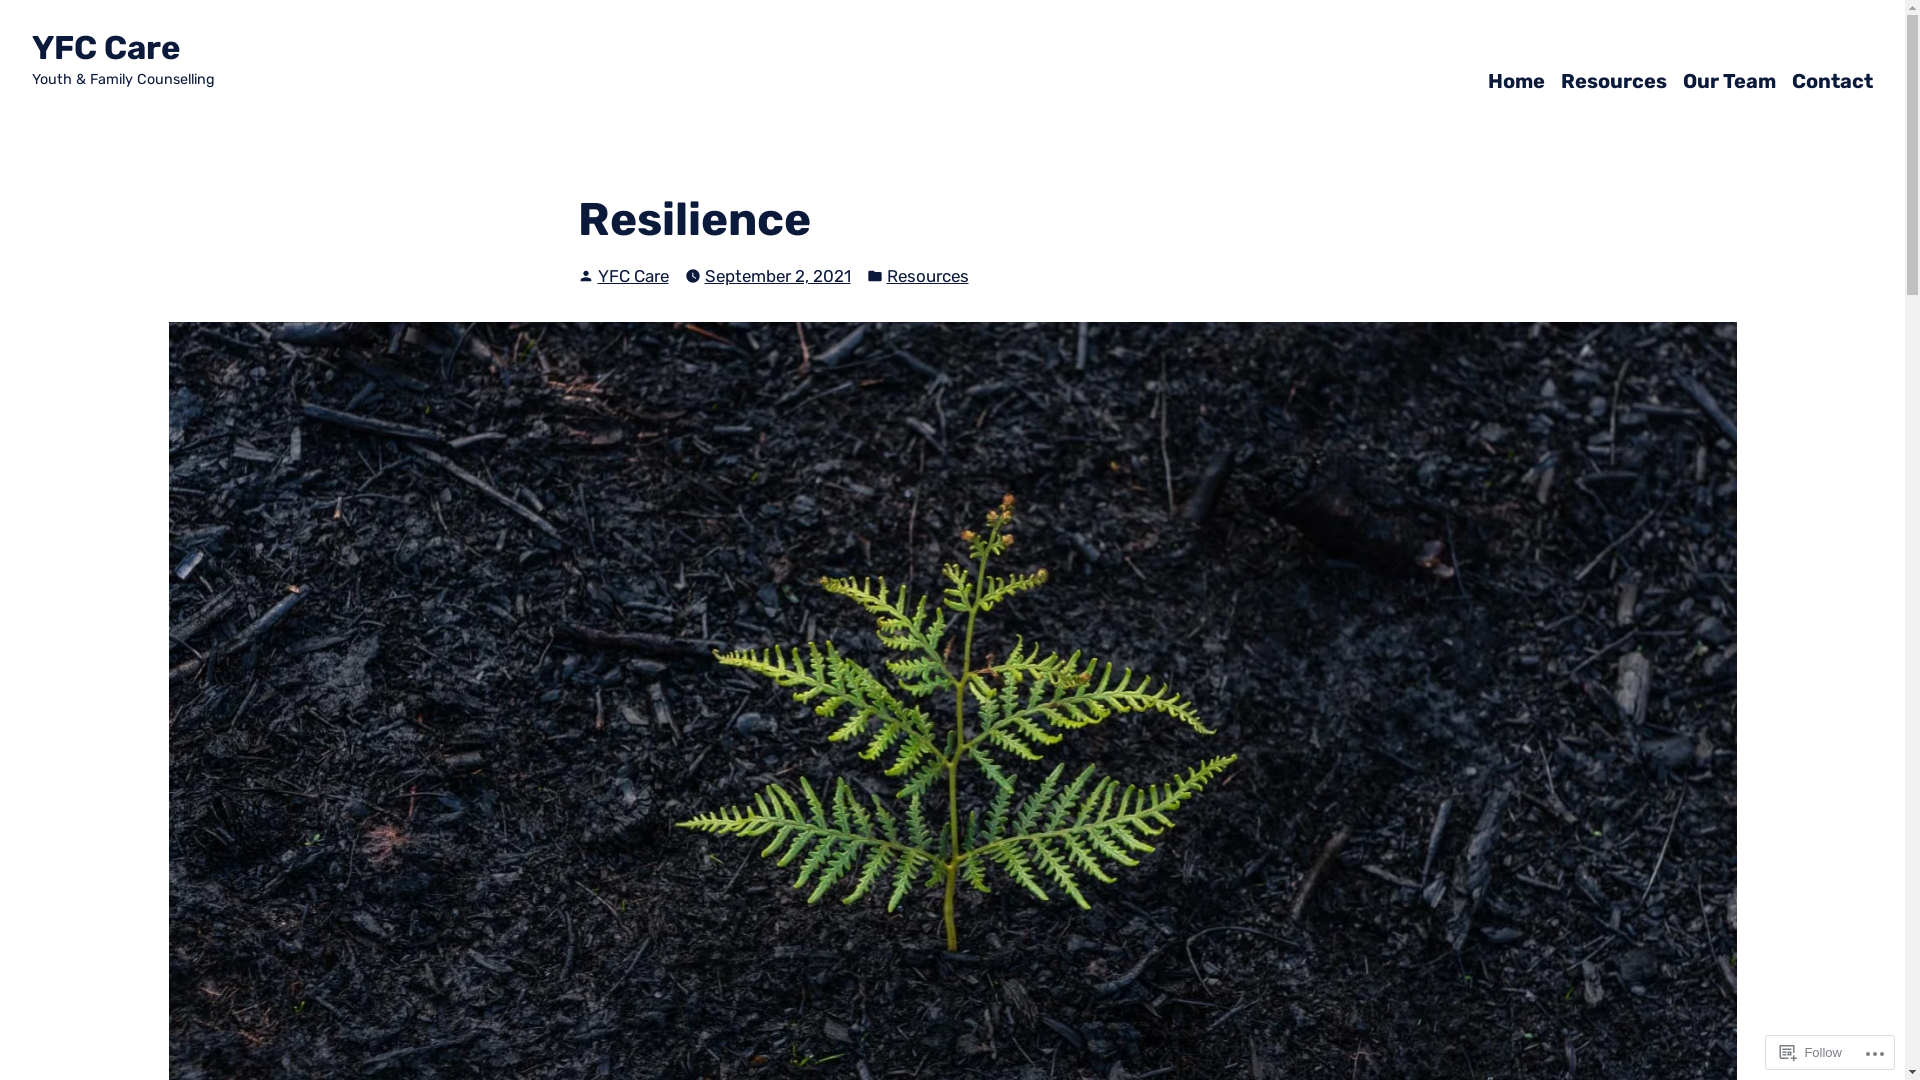 The image size is (1920, 1080). What do you see at coordinates (105, 46) in the screenshot?
I see `'YFC Care'` at bounding box center [105, 46].